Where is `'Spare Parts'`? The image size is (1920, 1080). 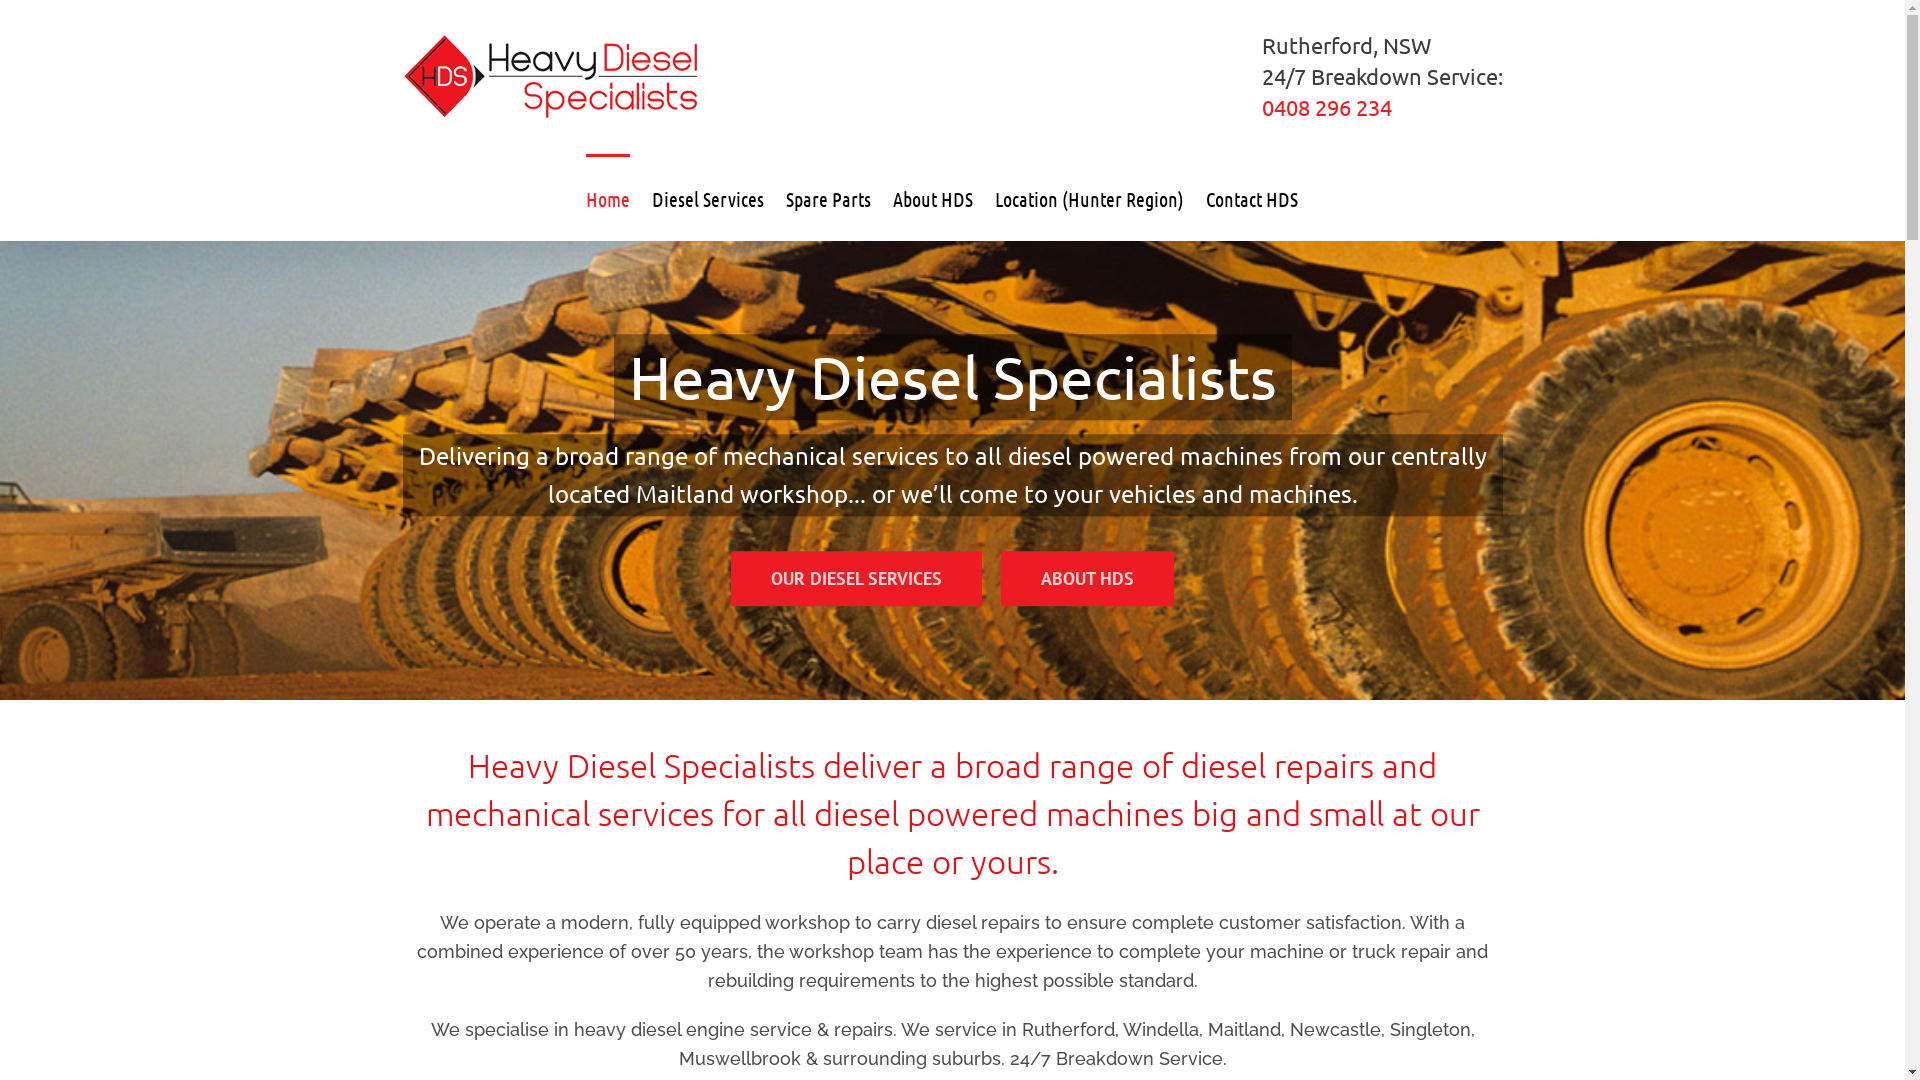 'Spare Parts' is located at coordinates (785, 196).